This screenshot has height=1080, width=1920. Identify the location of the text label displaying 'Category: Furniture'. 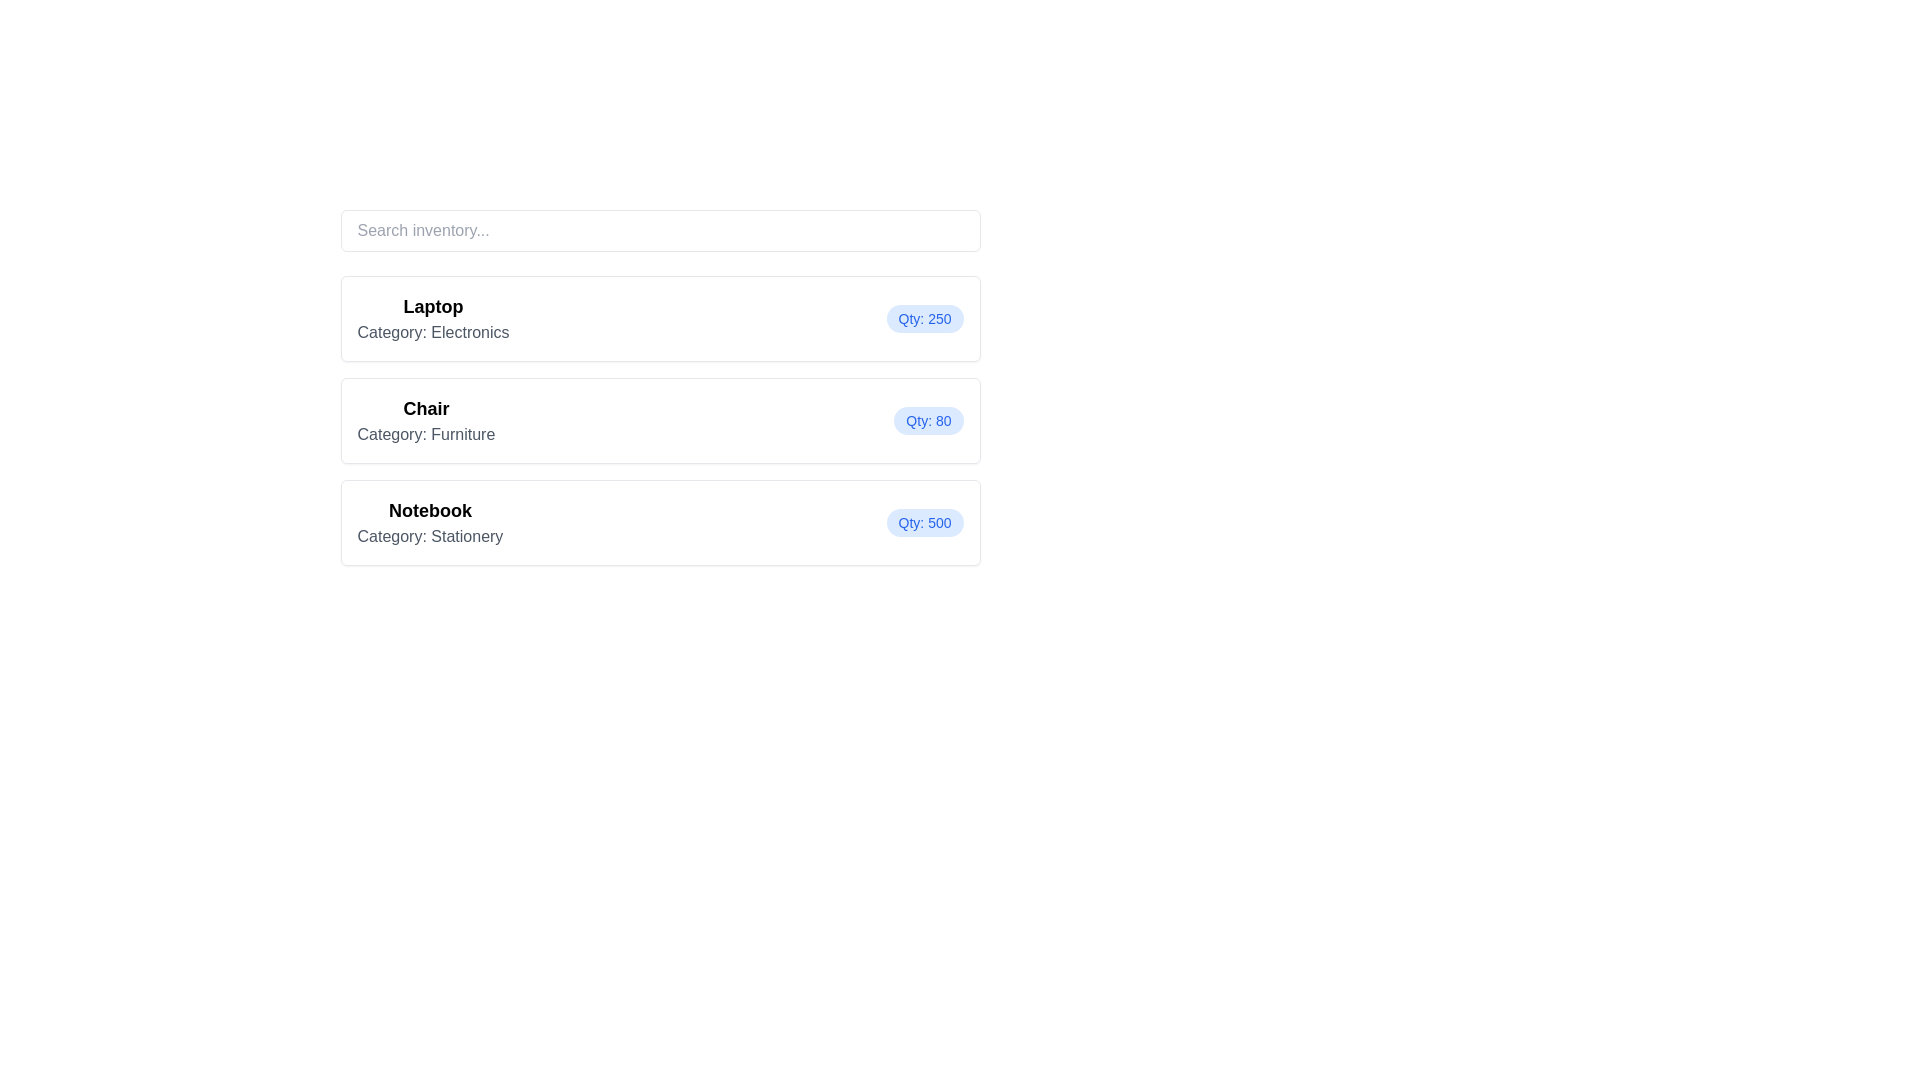
(425, 434).